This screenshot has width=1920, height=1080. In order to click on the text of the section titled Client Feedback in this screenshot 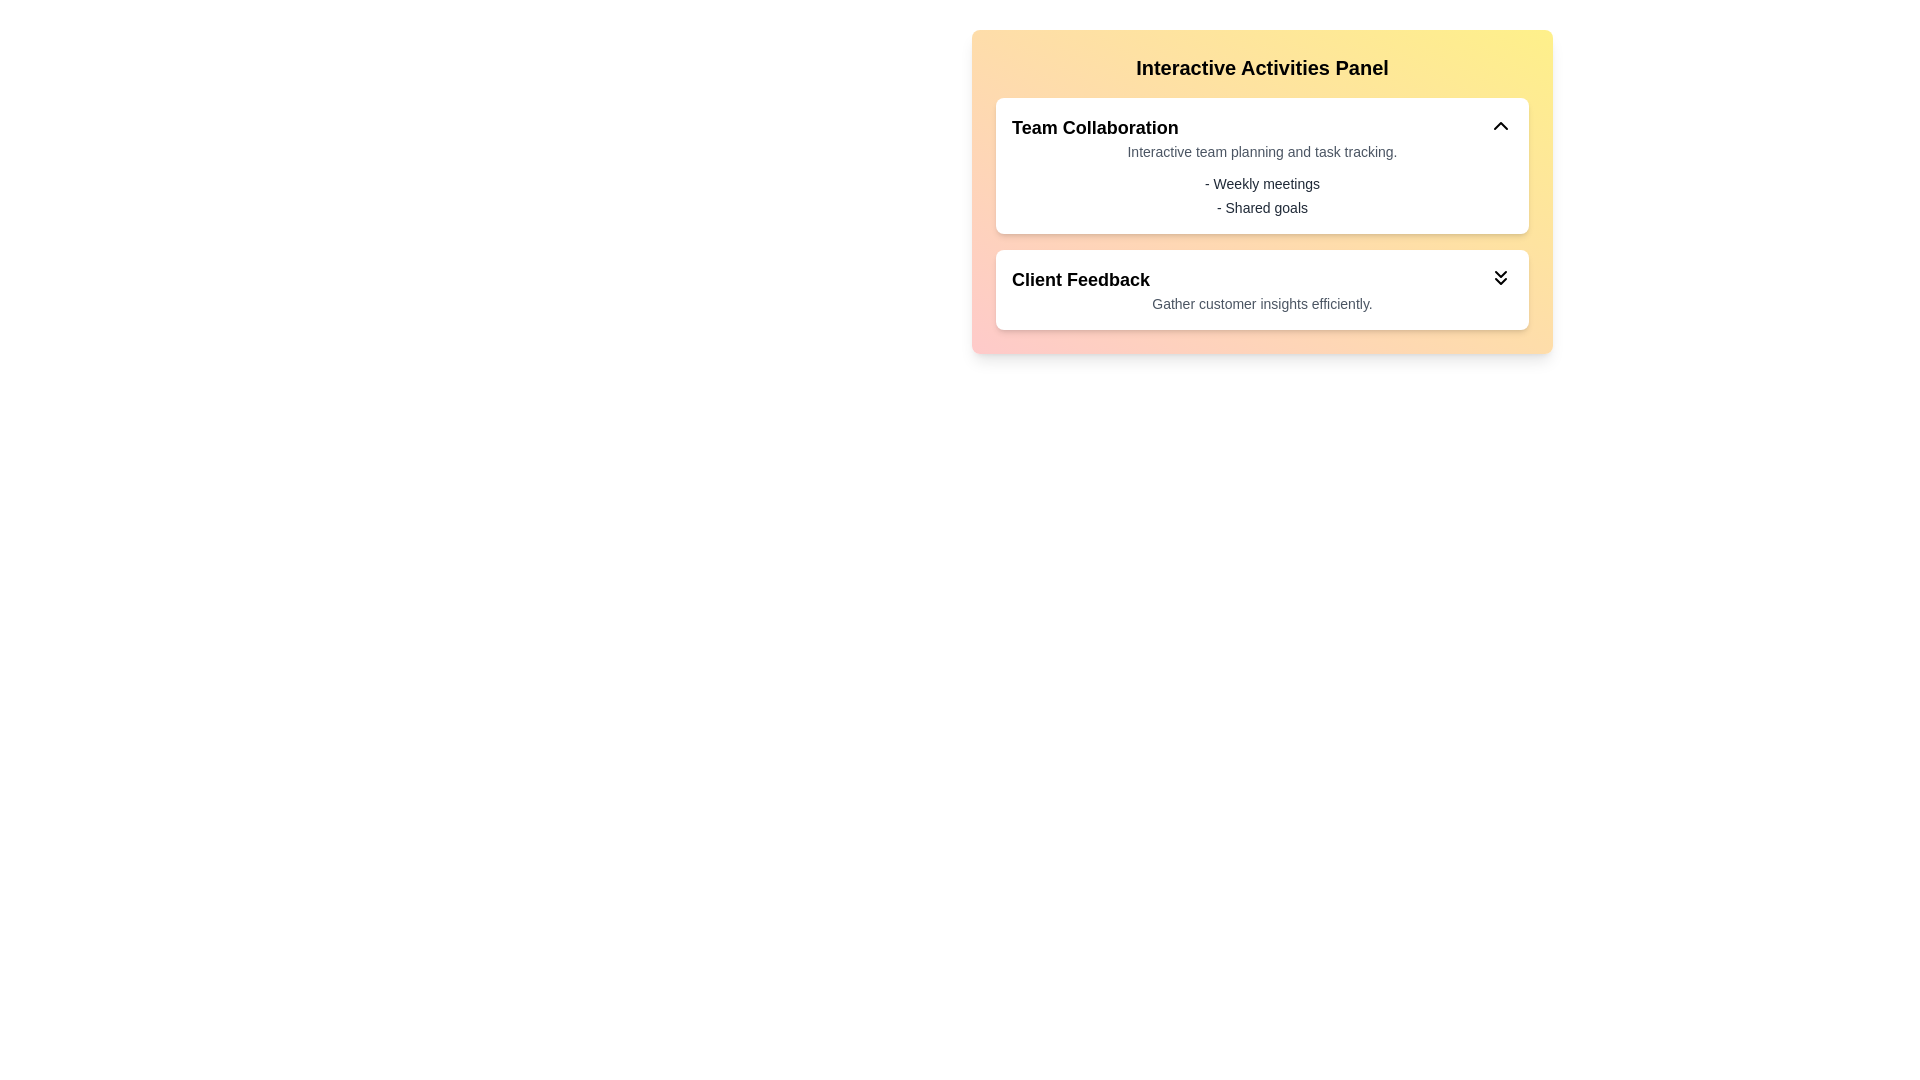, I will do `click(1079, 280)`.